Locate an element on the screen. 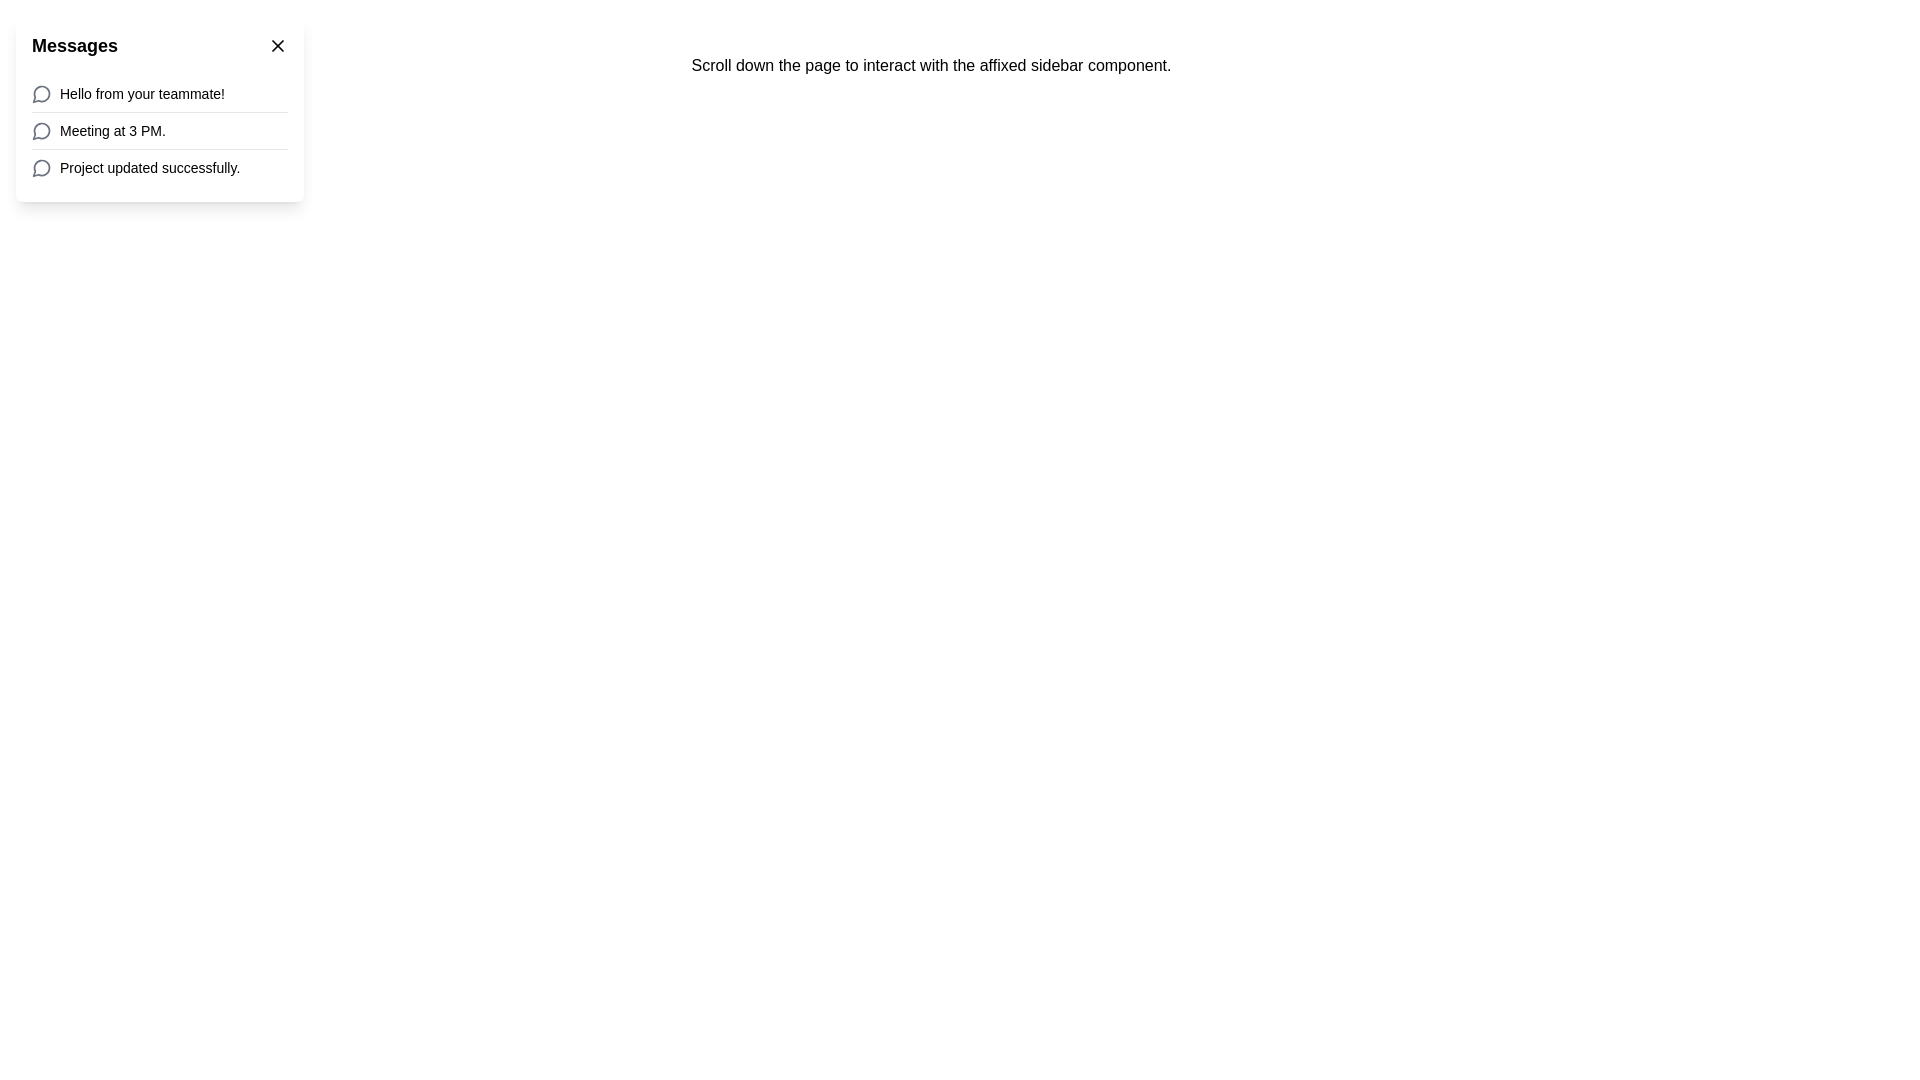 This screenshot has height=1080, width=1920. the close button with an icon in the header of the 'Messages' interface is located at coordinates (277, 45).